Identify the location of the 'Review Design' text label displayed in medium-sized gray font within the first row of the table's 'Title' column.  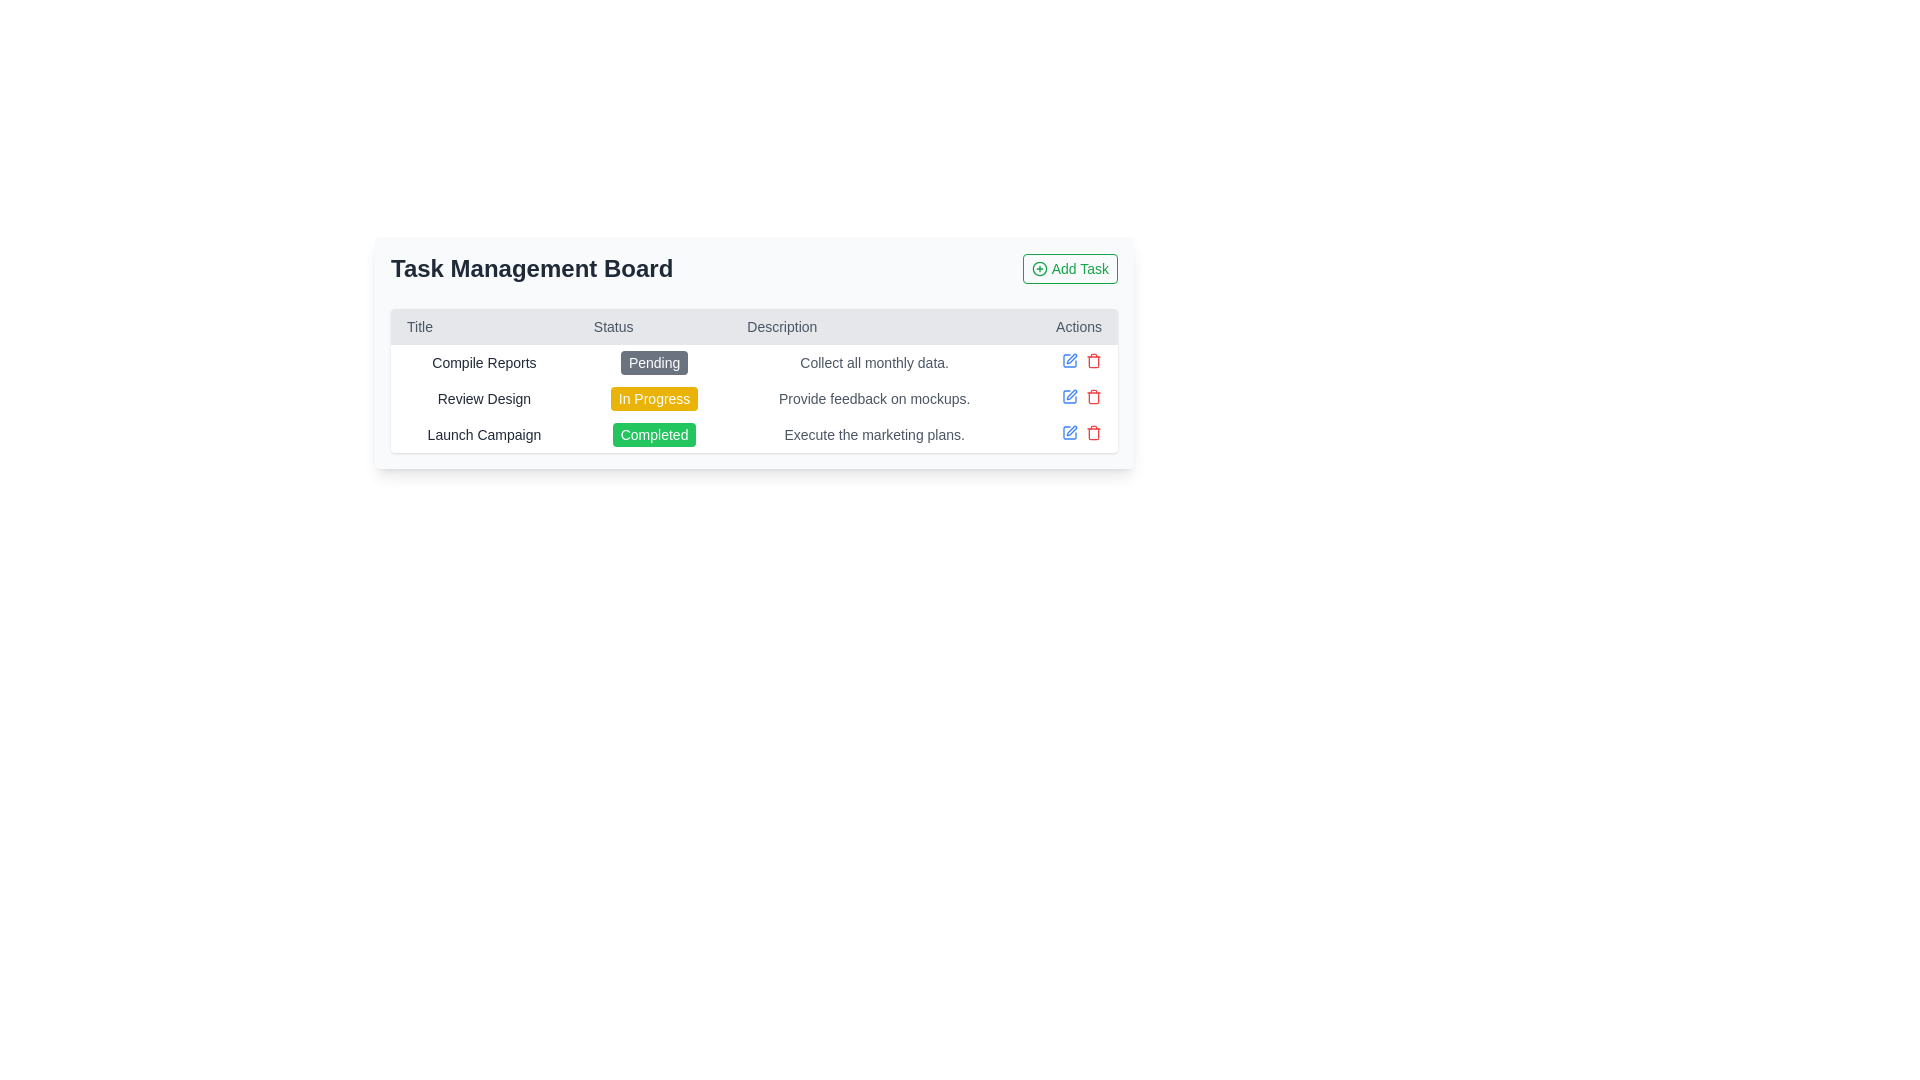
(484, 398).